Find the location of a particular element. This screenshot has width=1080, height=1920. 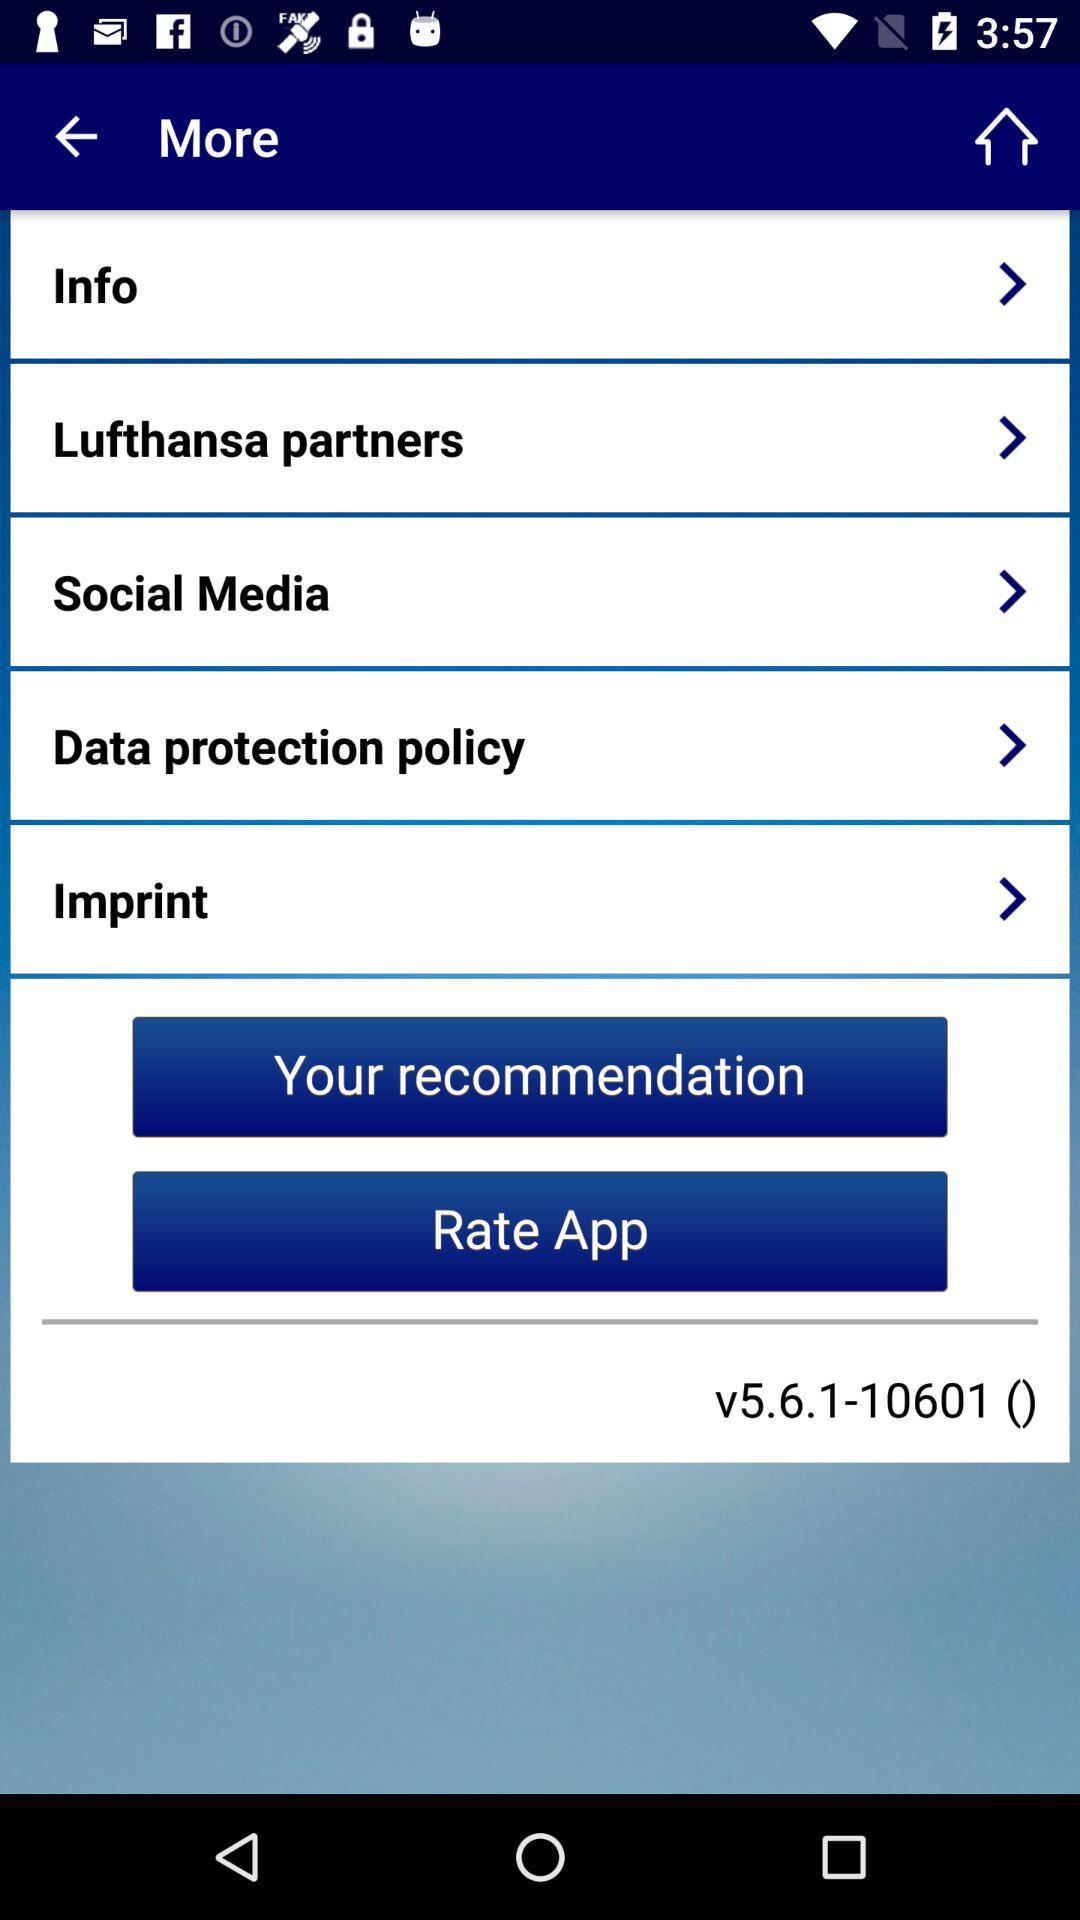

the item next to more icon is located at coordinates (72, 135).